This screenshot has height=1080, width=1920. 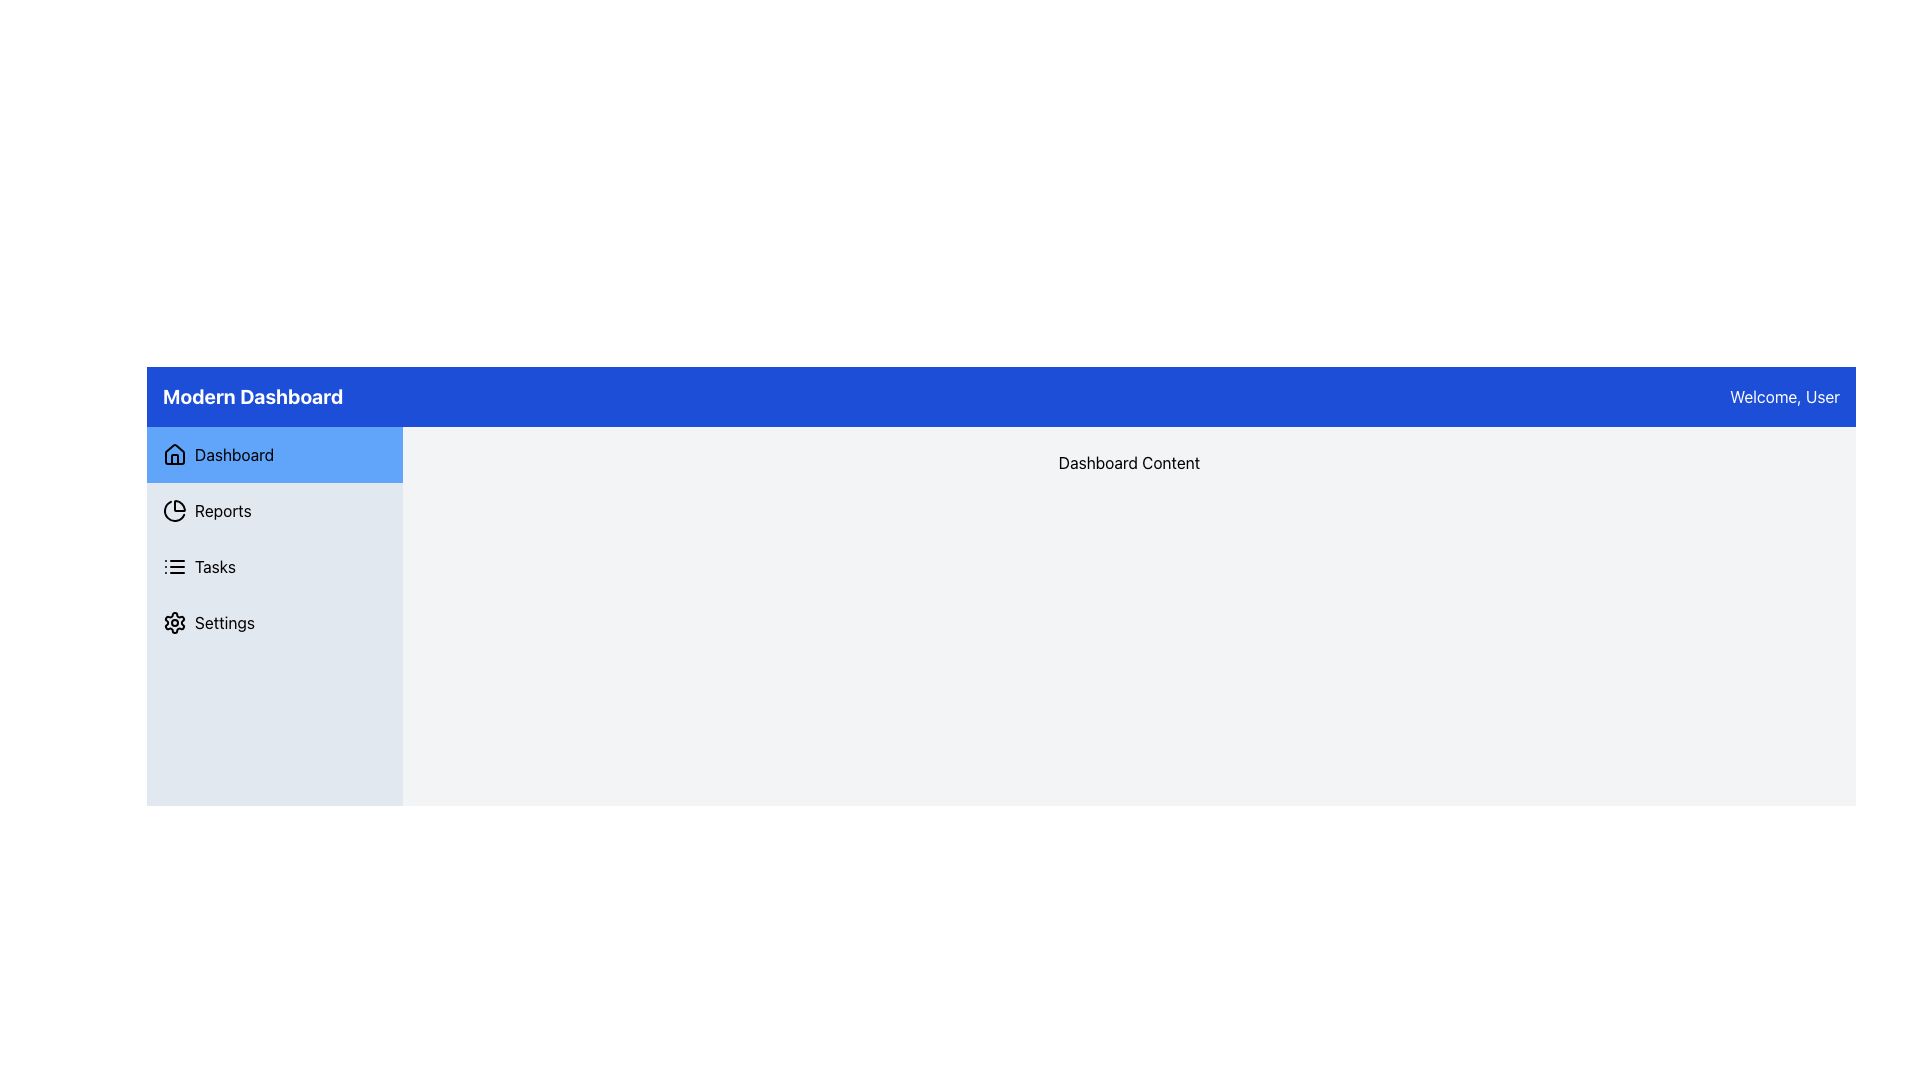 I want to click on the upper, convex segment of the pie chart icon representing the 'Reports' menu item in the vertical menu, so click(x=179, y=504).